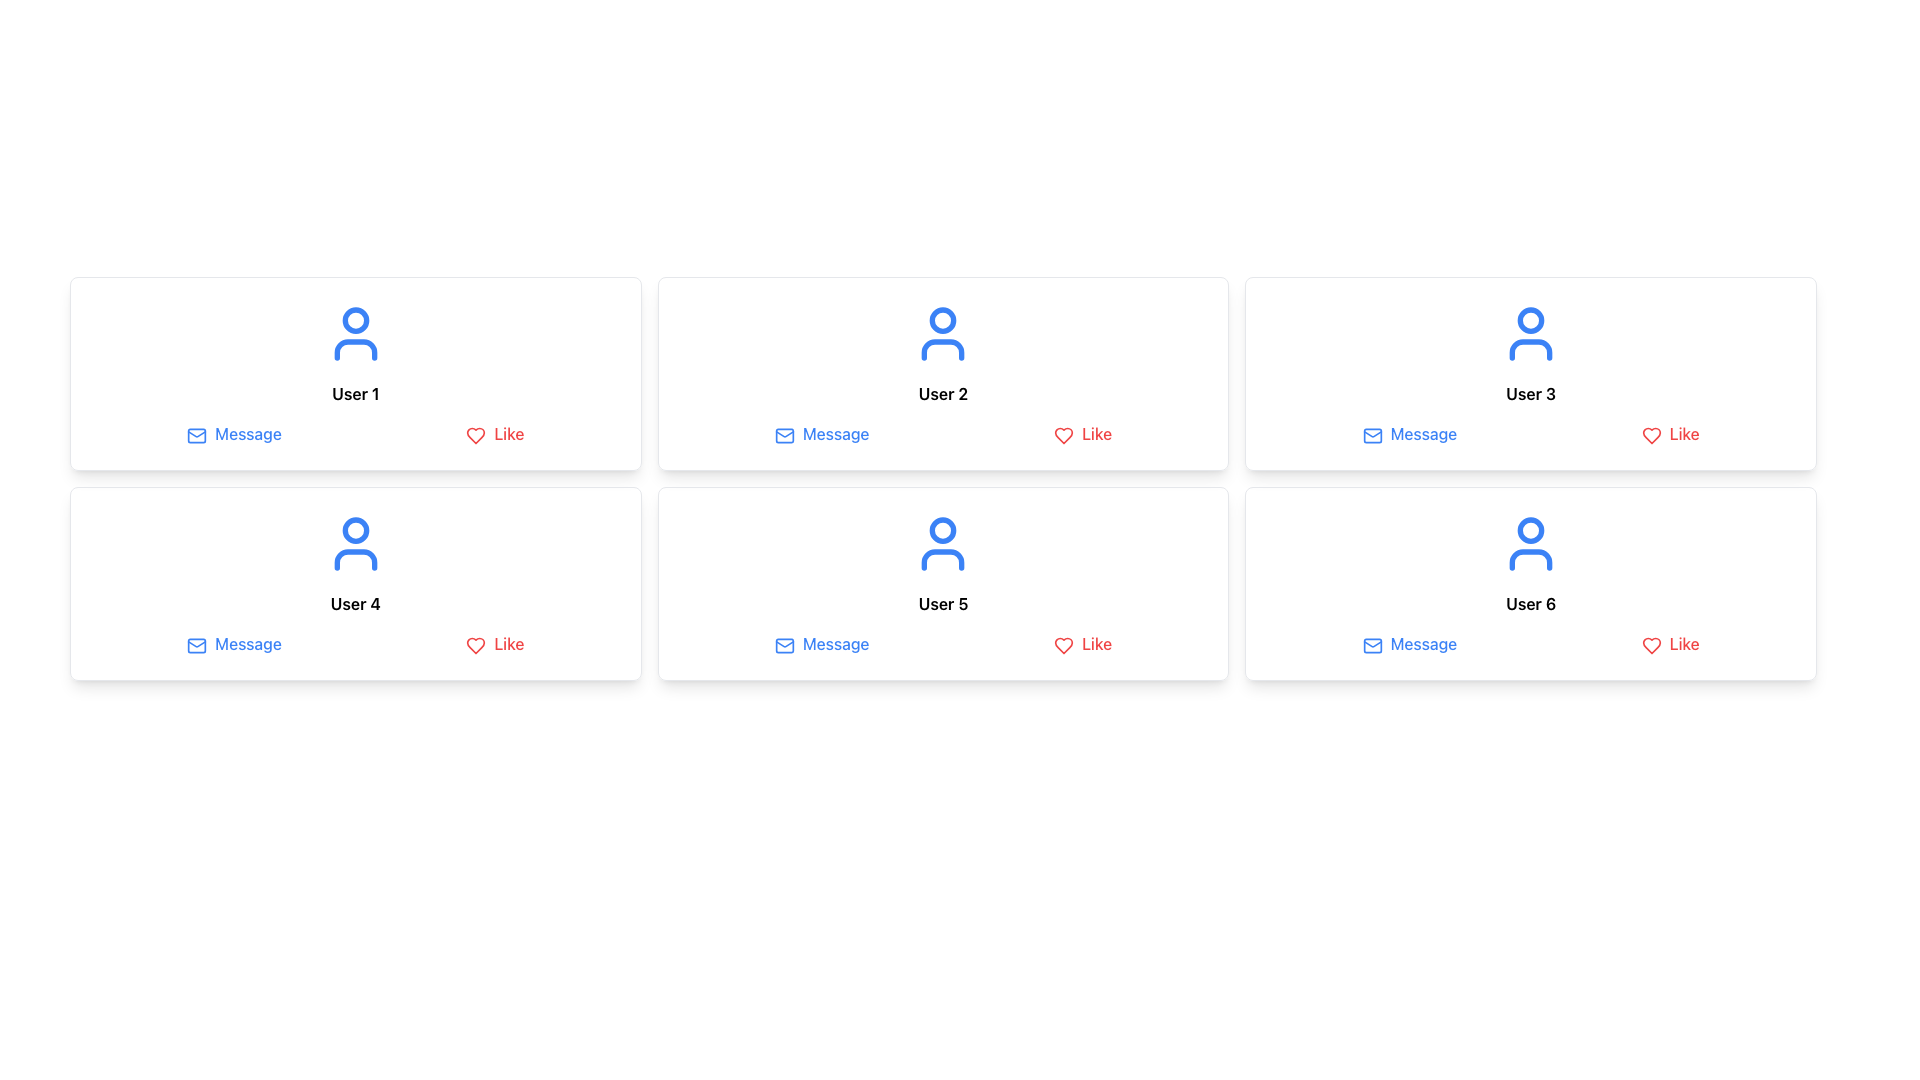  I want to click on the heart-shaped 'Like' button icon, which is red and located beside the text 'Like', so click(475, 434).